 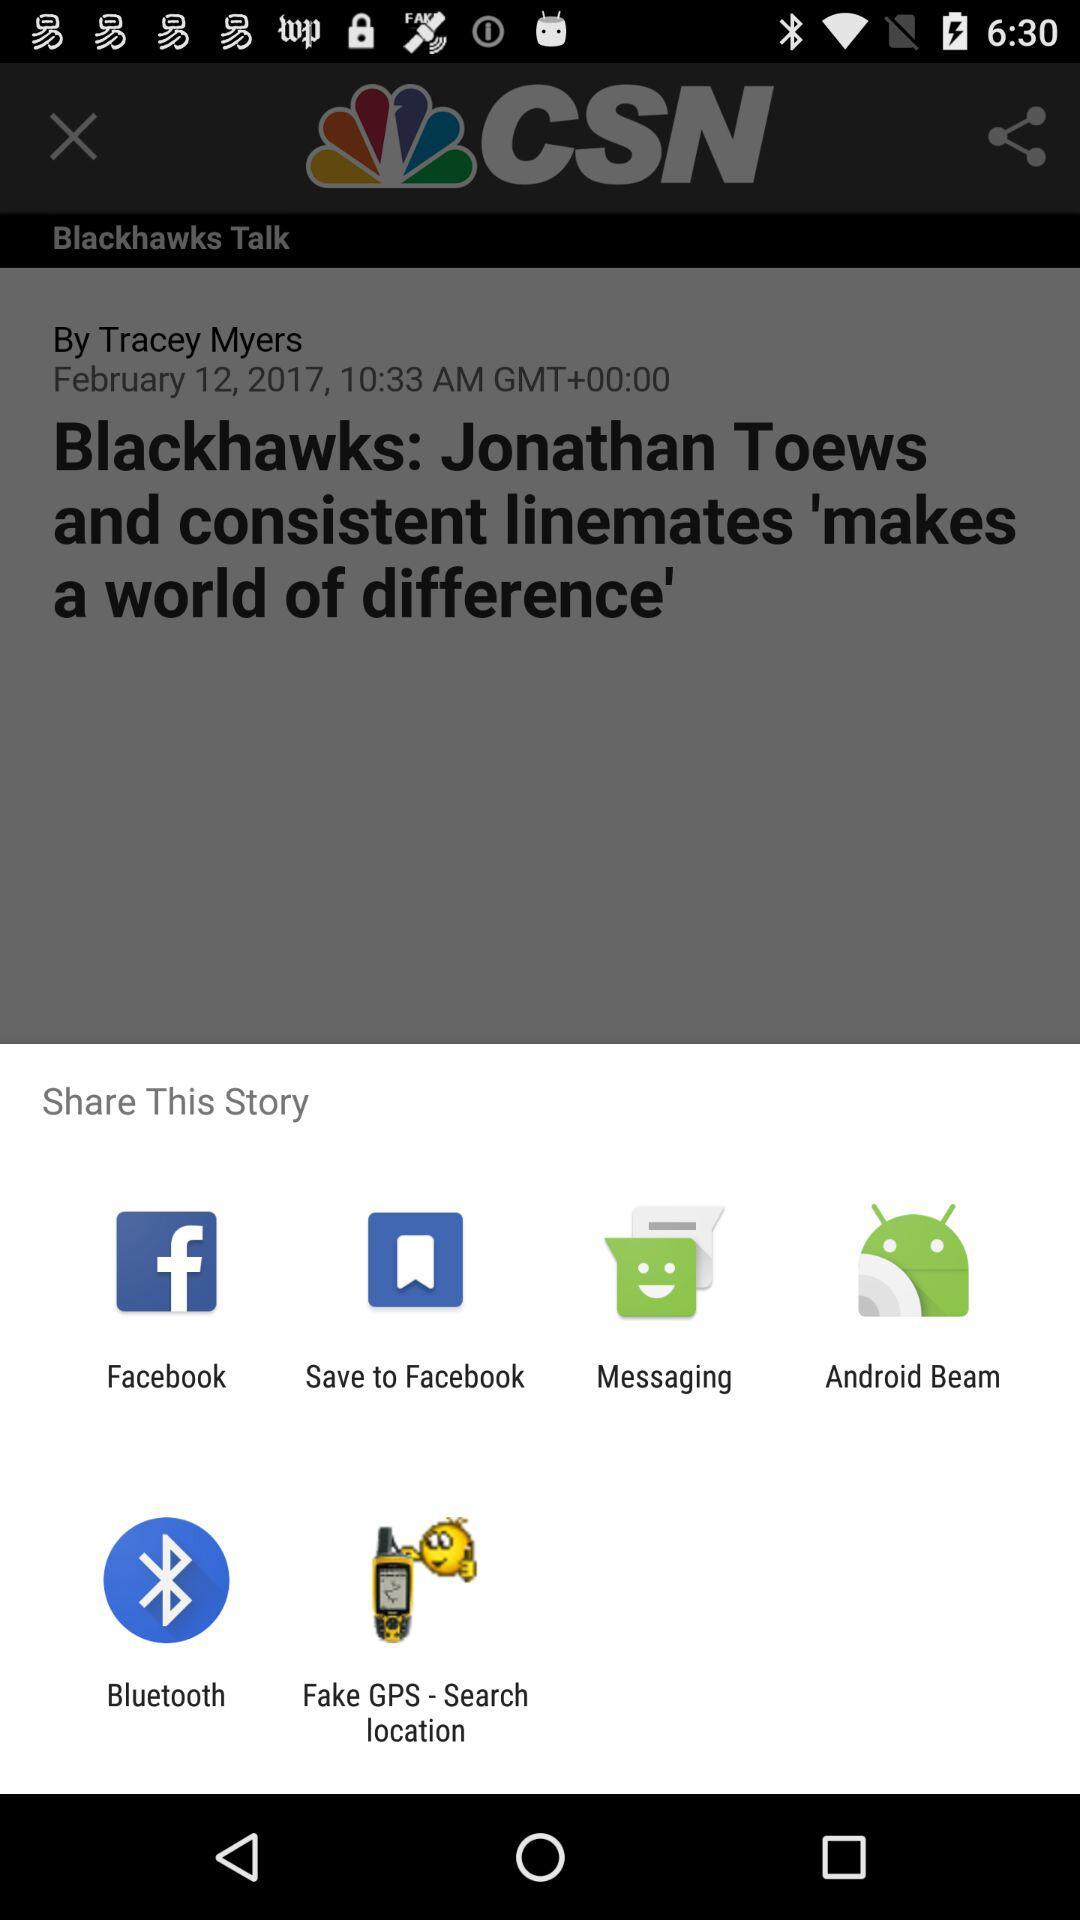 What do you see at coordinates (165, 1711) in the screenshot?
I see `icon next to fake gps search icon` at bounding box center [165, 1711].